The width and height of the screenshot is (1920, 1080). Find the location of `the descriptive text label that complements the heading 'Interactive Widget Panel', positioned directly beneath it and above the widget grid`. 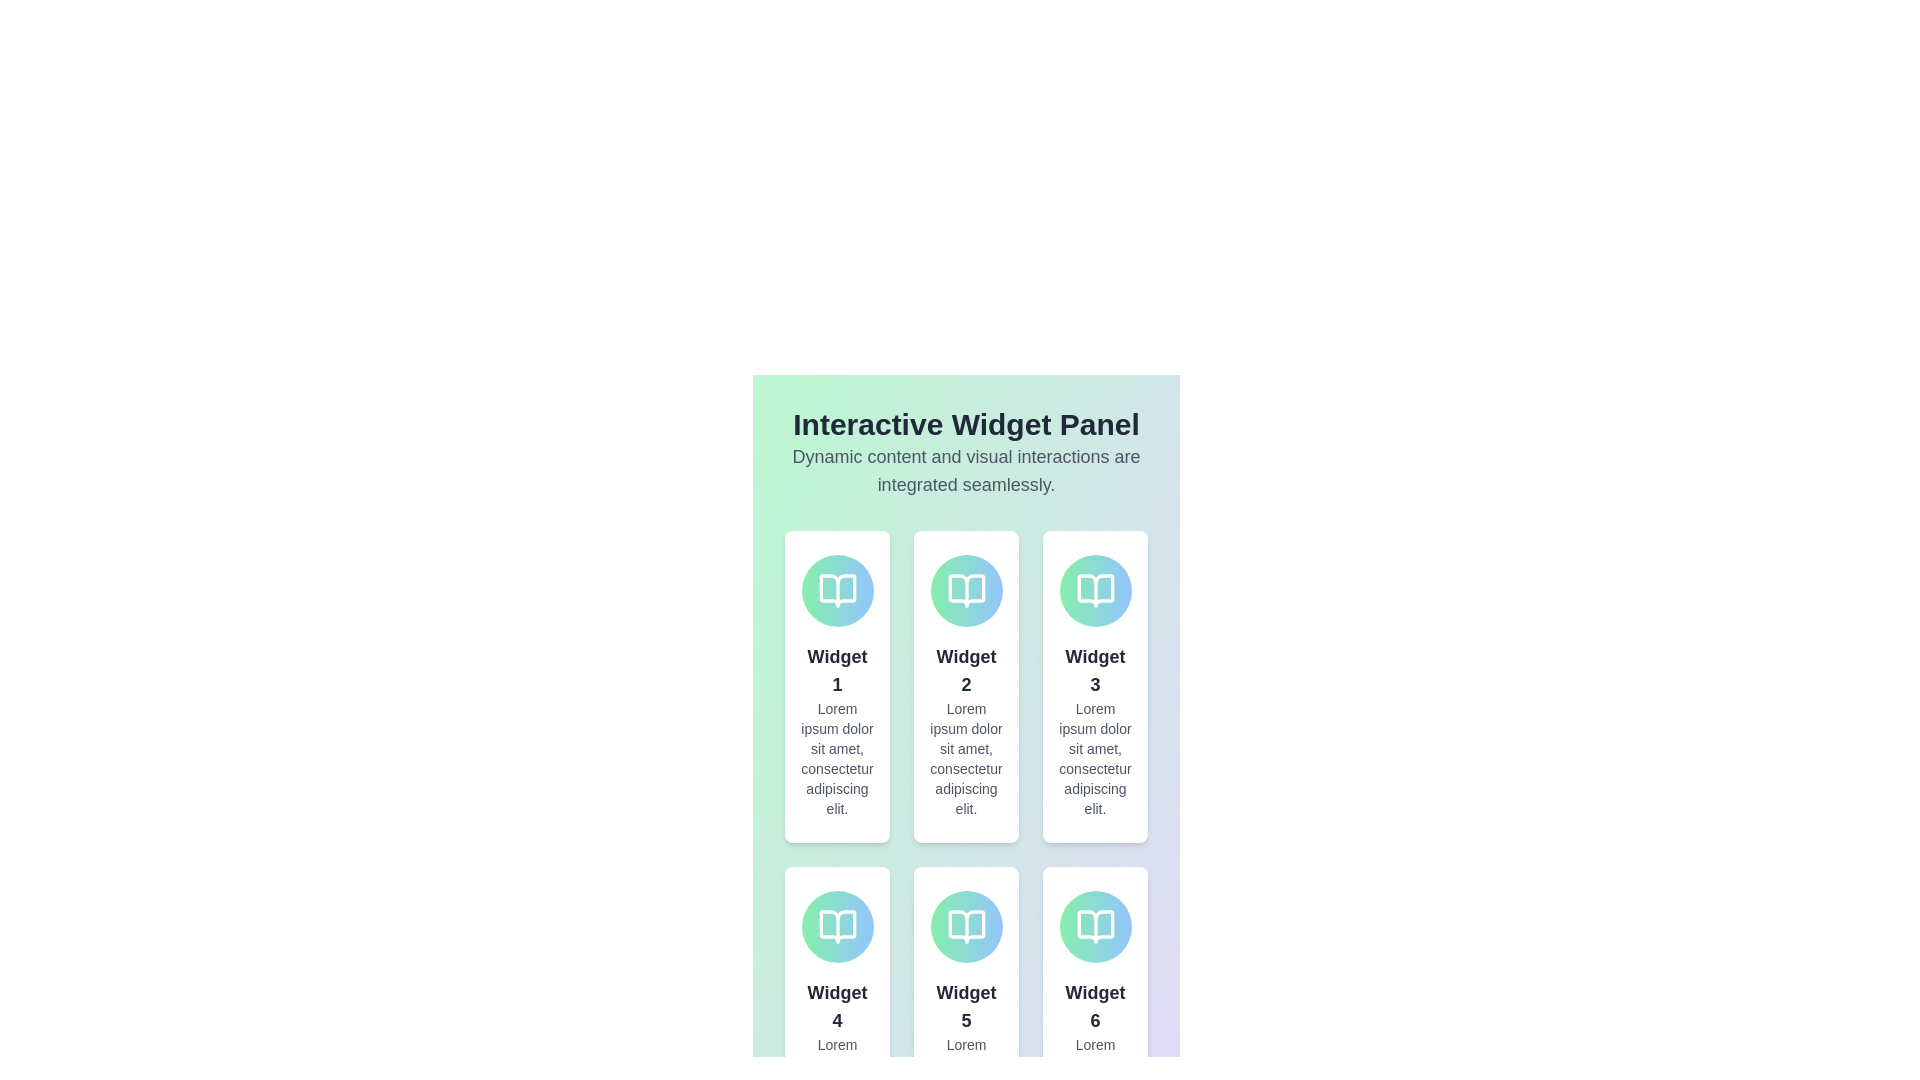

the descriptive text label that complements the heading 'Interactive Widget Panel', positioned directly beneath it and above the widget grid is located at coordinates (966, 470).